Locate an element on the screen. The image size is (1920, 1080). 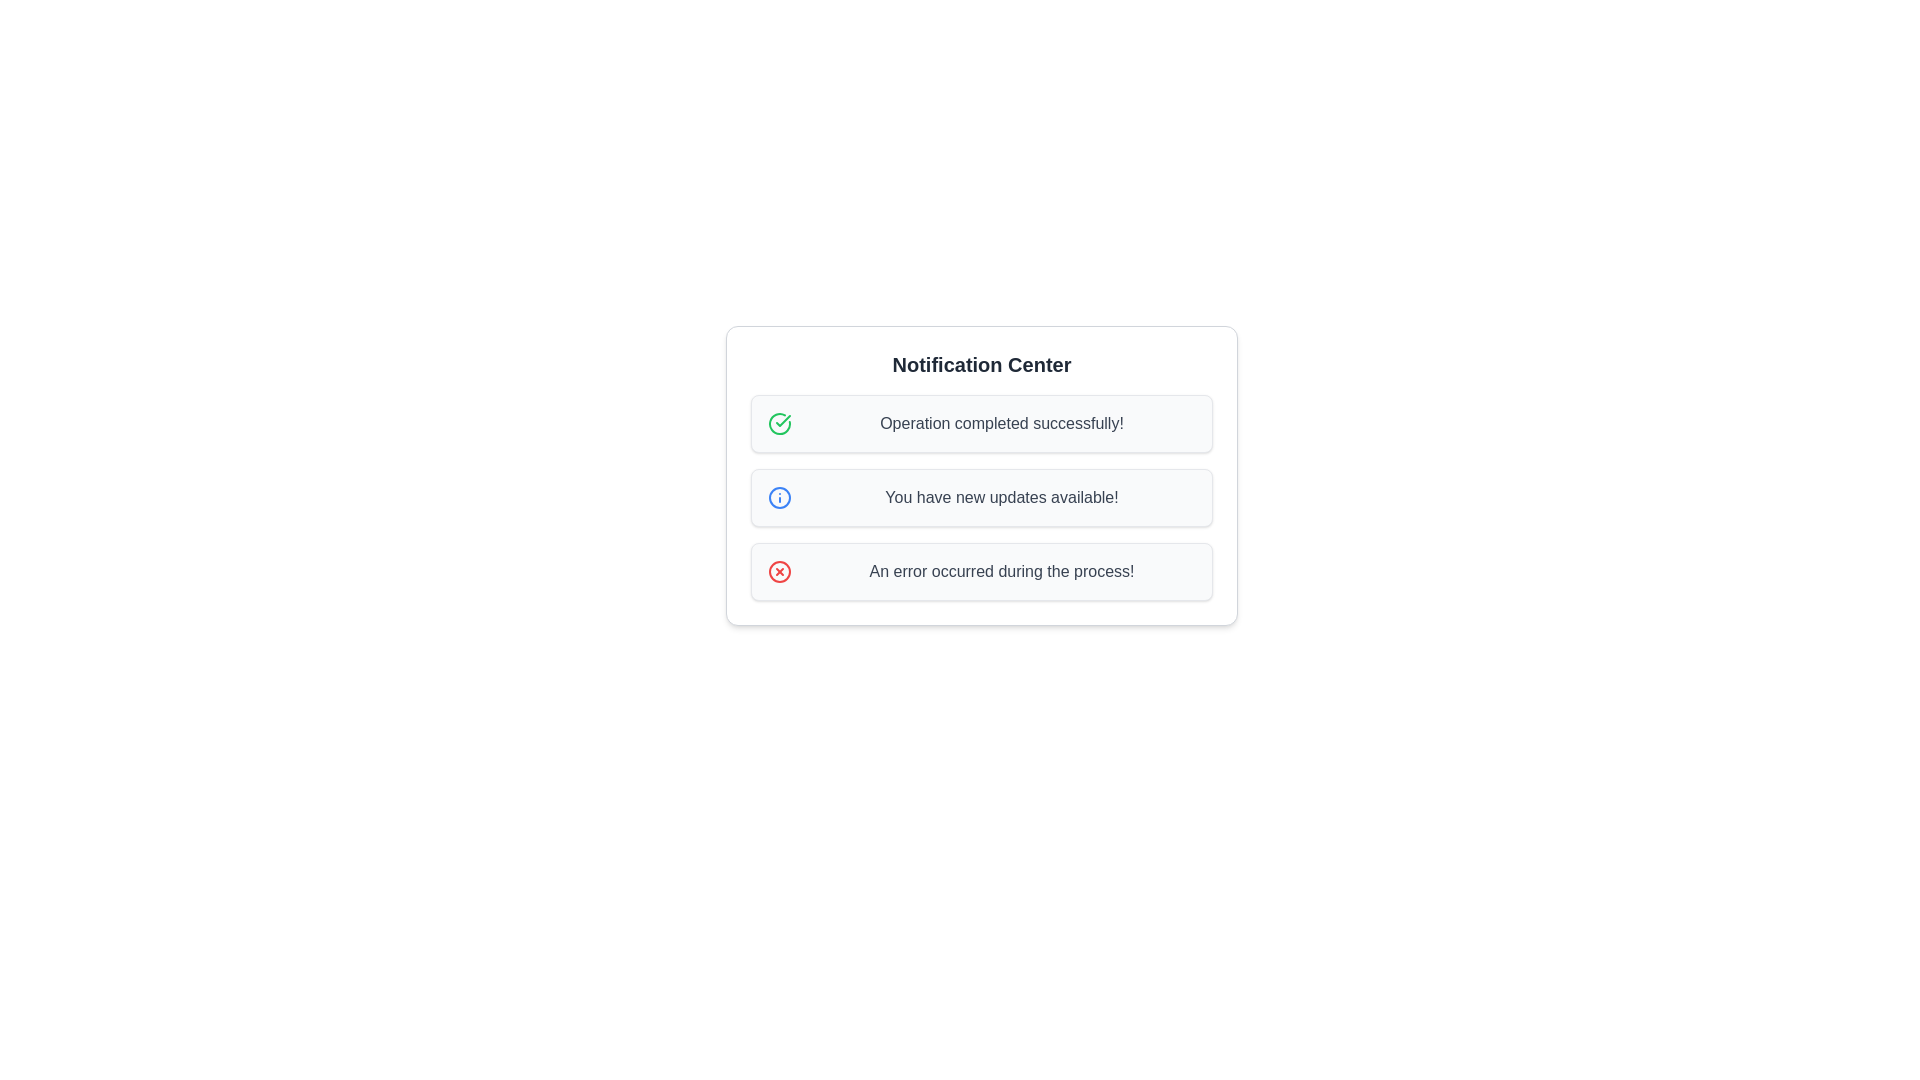
the informational status icon located at the center-left of the notification message card stating 'You have new updates available!' is located at coordinates (778, 496).